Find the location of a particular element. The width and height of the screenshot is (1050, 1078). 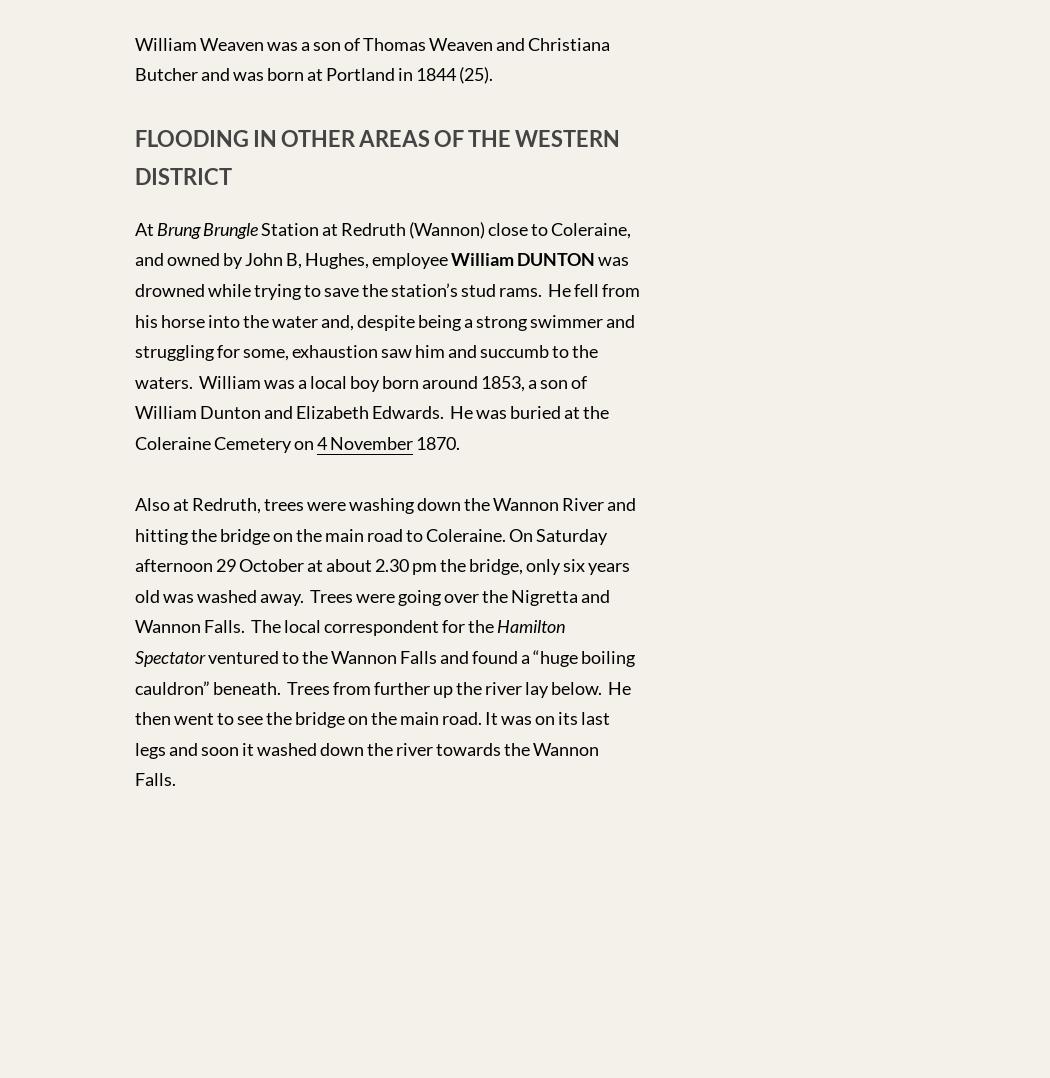

'4 November' is located at coordinates (363, 441).